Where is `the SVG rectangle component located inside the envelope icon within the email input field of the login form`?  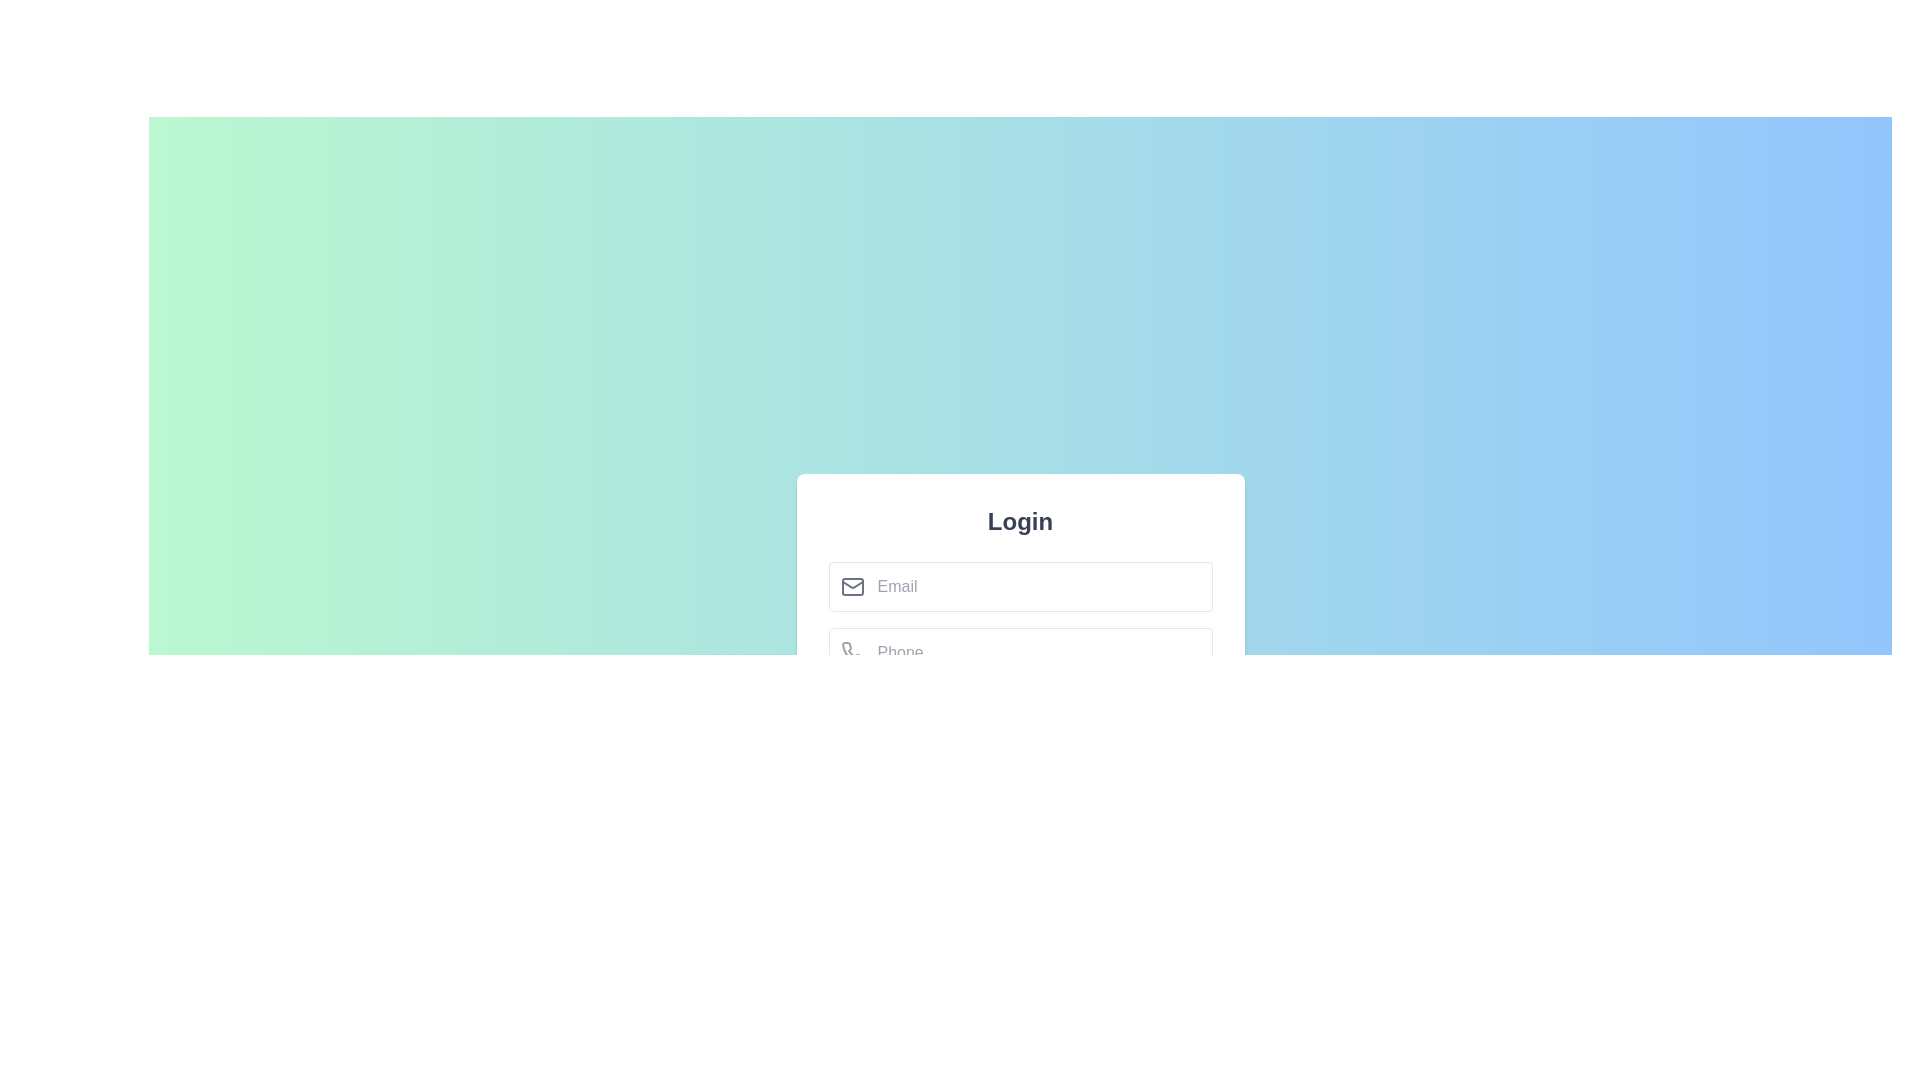
the SVG rectangle component located inside the envelope icon within the email input field of the login form is located at coordinates (852, 585).